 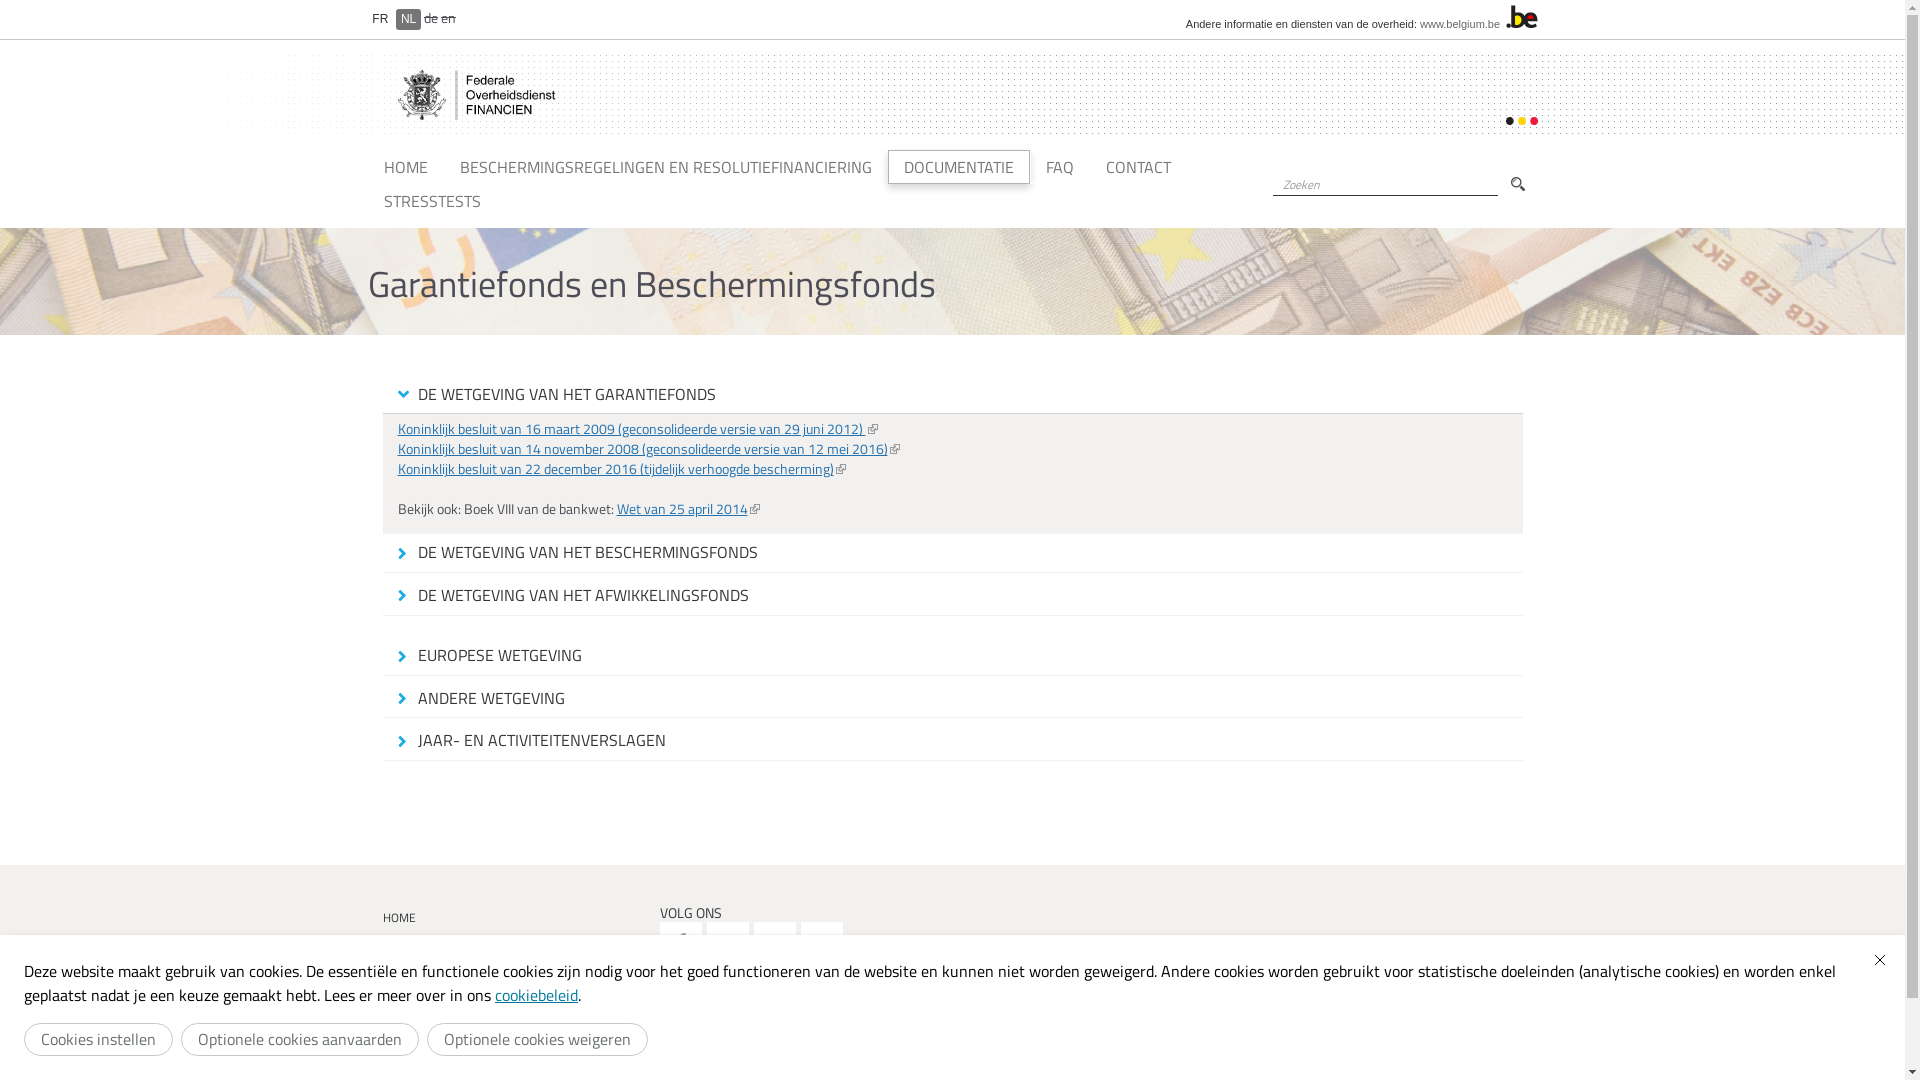 I want to click on 'DOCUMENTATIE', so click(x=958, y=165).